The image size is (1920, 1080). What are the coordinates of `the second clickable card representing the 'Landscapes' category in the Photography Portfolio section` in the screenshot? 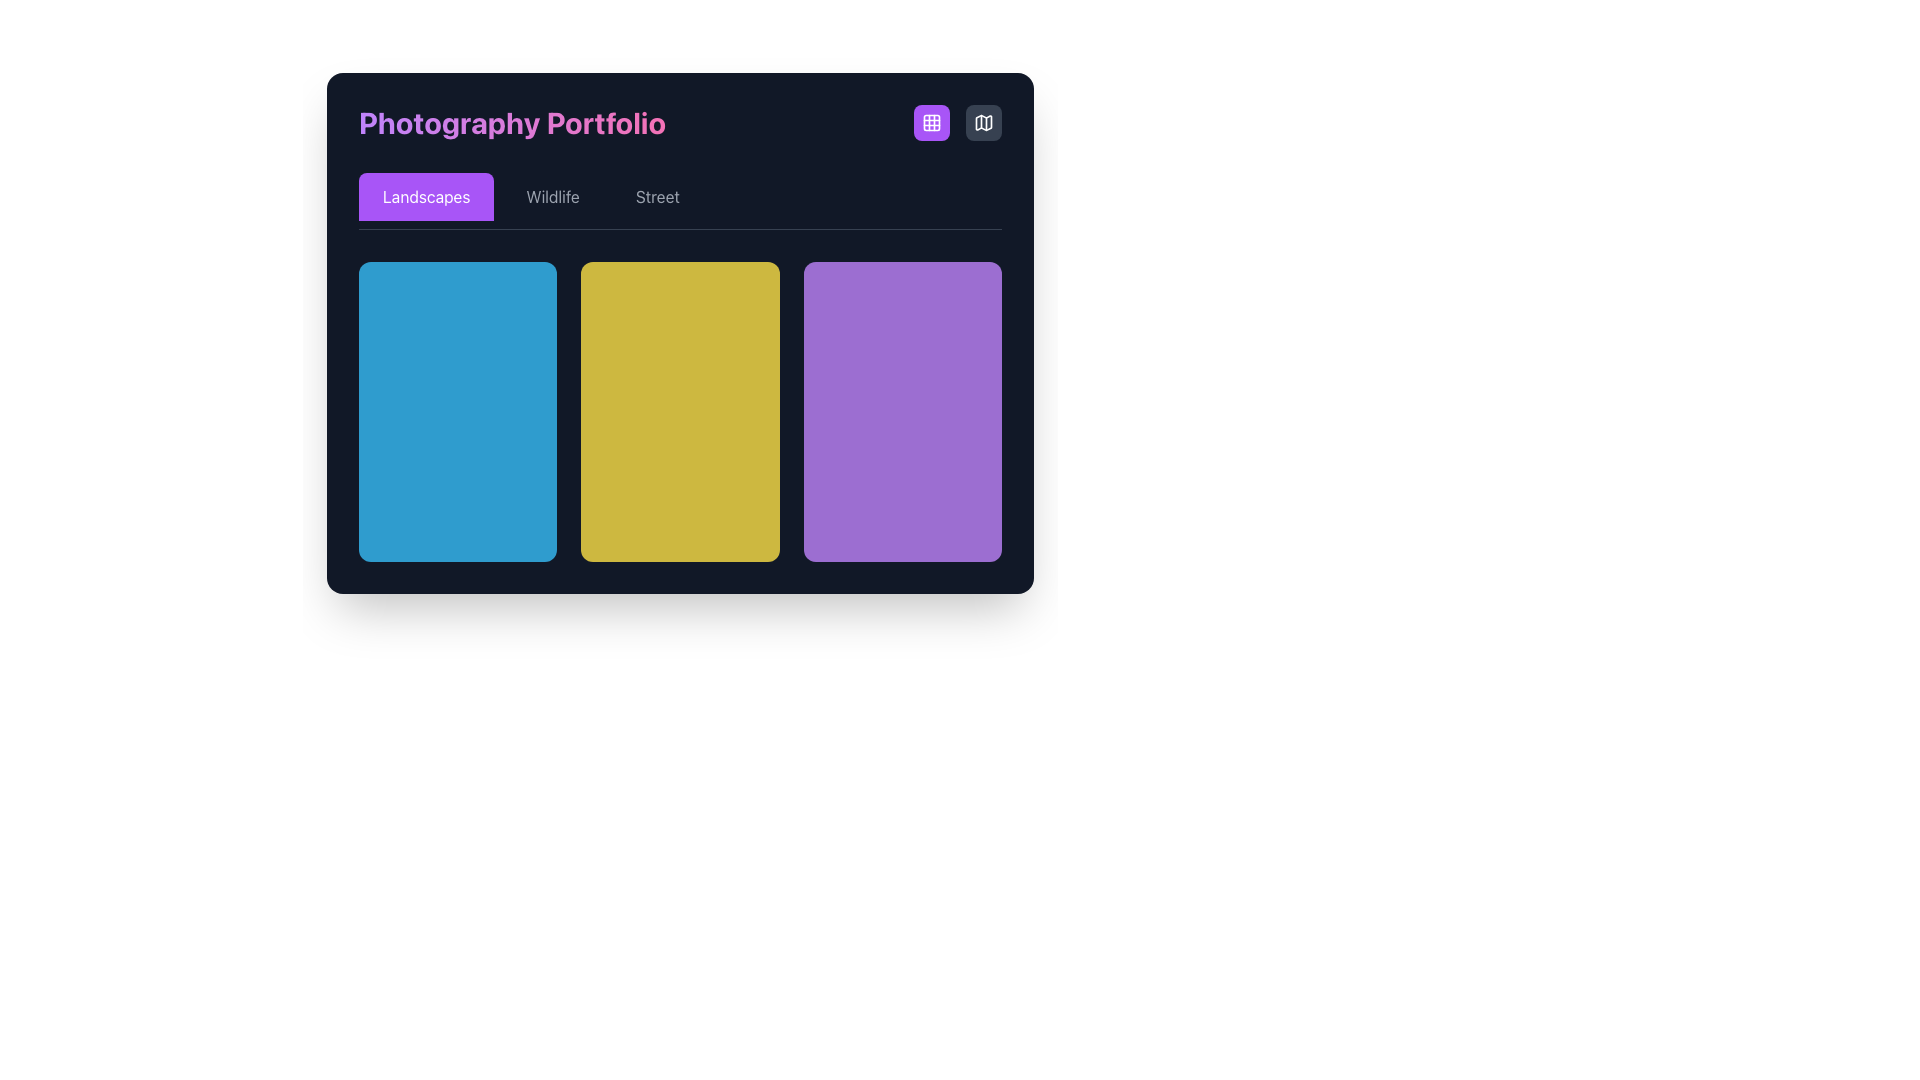 It's located at (680, 332).